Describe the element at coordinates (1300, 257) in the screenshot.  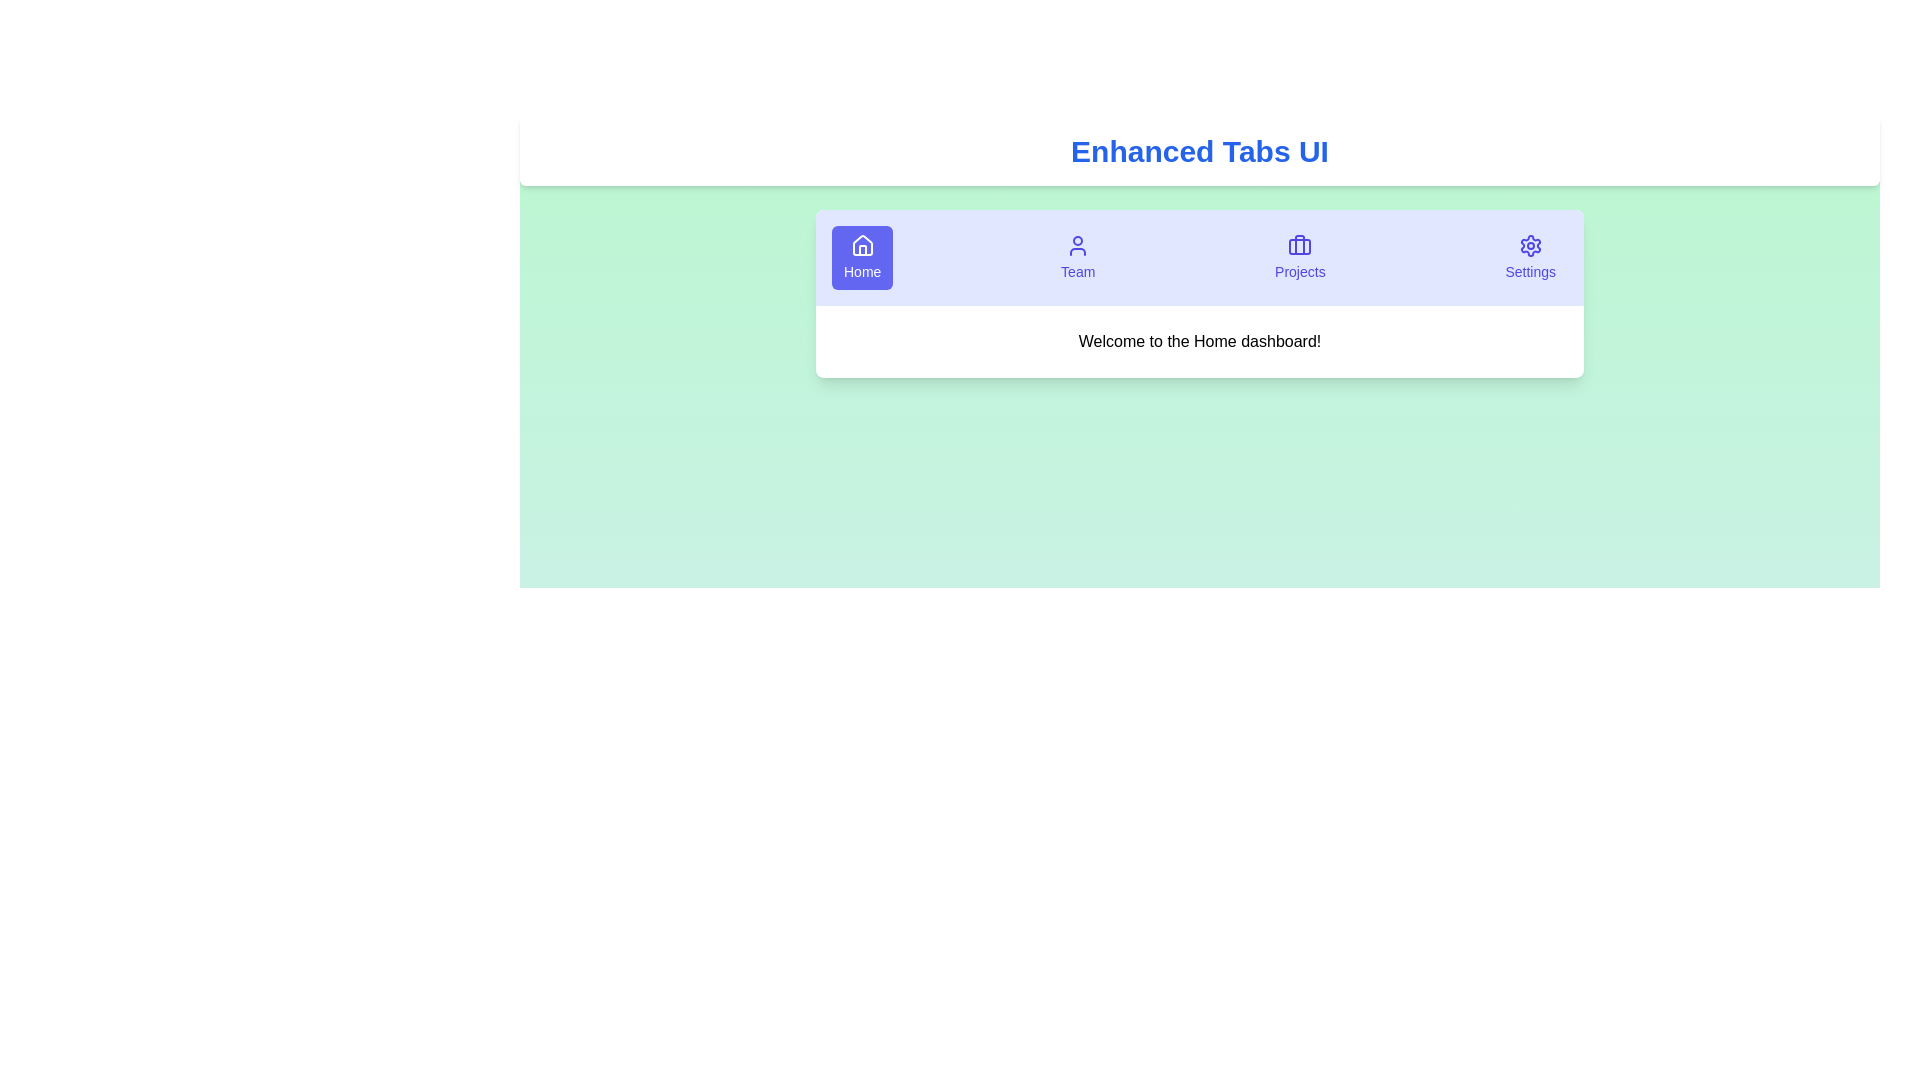
I see `the third button in the navigation bar, which redirects to the 'Projects' section` at that location.